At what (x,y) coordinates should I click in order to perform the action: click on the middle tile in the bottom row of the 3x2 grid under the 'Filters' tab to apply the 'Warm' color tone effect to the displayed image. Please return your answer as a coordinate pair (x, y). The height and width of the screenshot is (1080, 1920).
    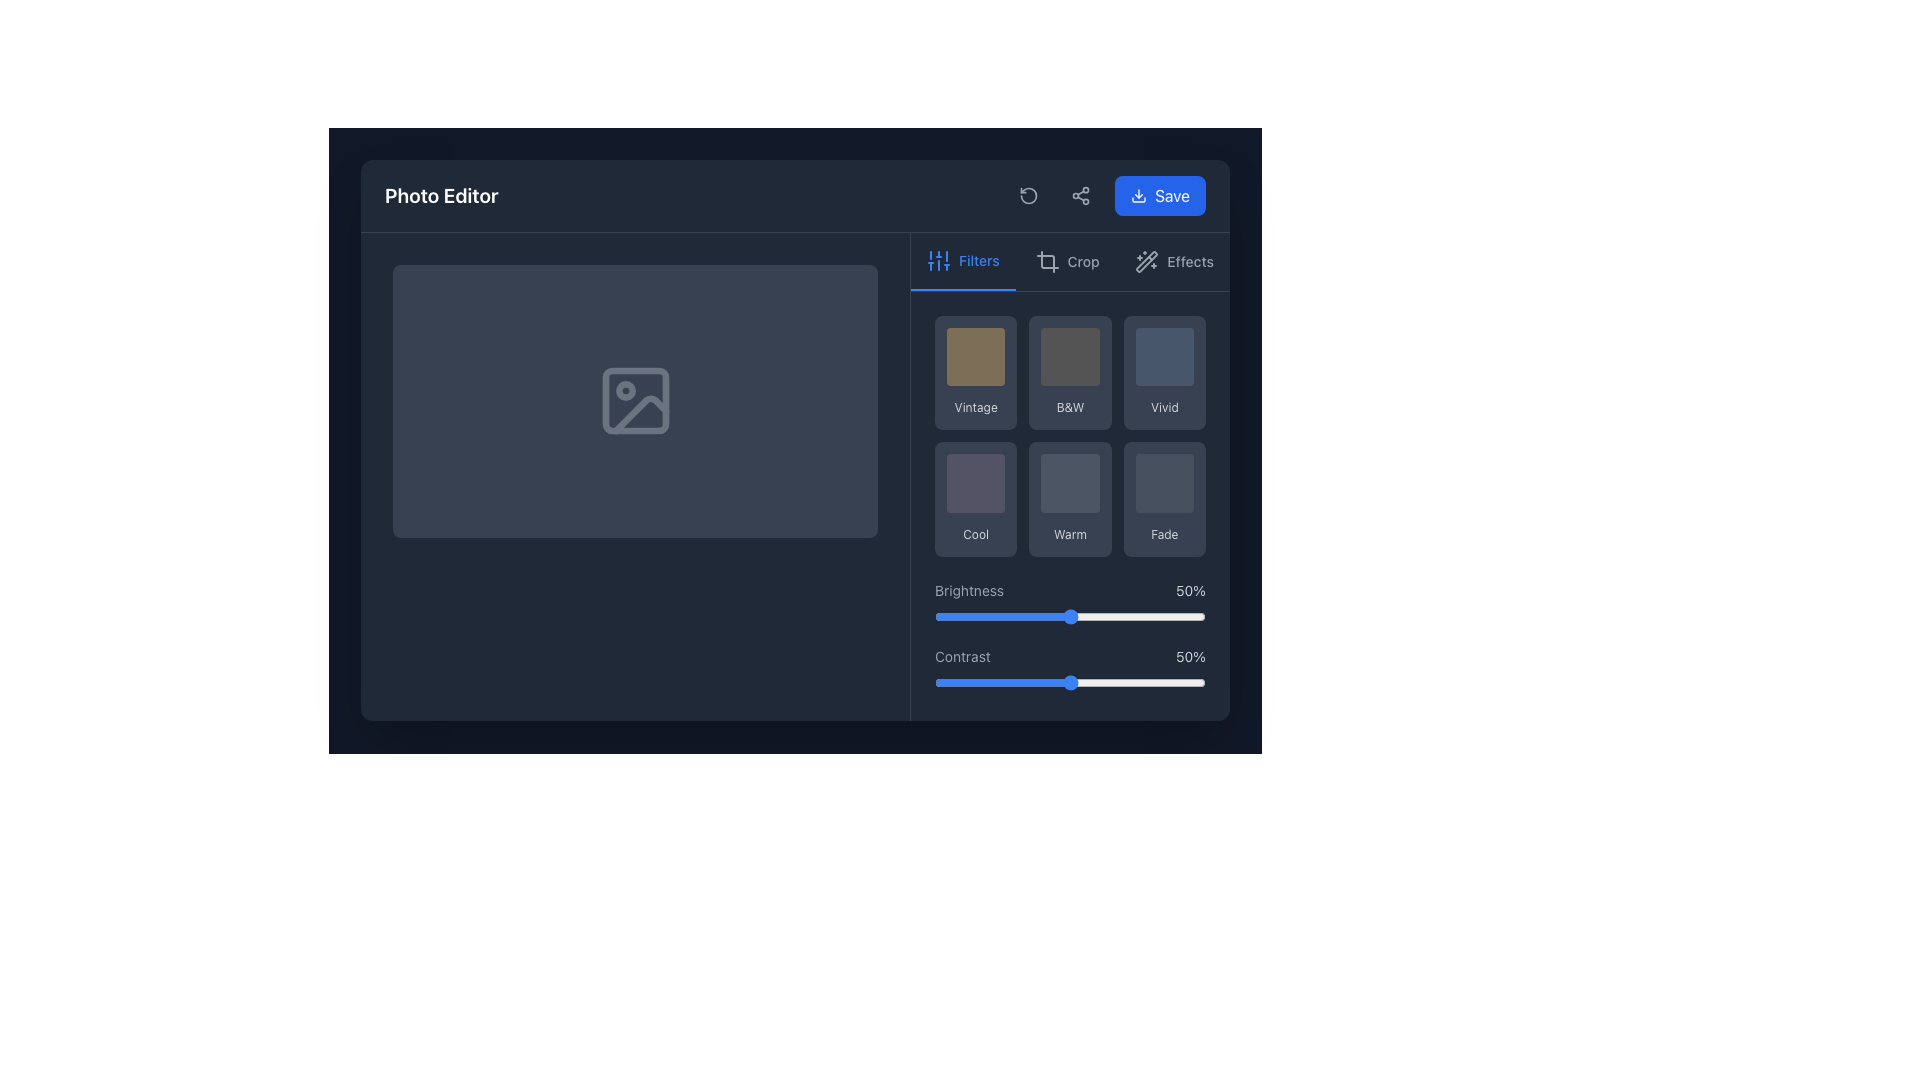
    Looking at the image, I should click on (1069, 505).